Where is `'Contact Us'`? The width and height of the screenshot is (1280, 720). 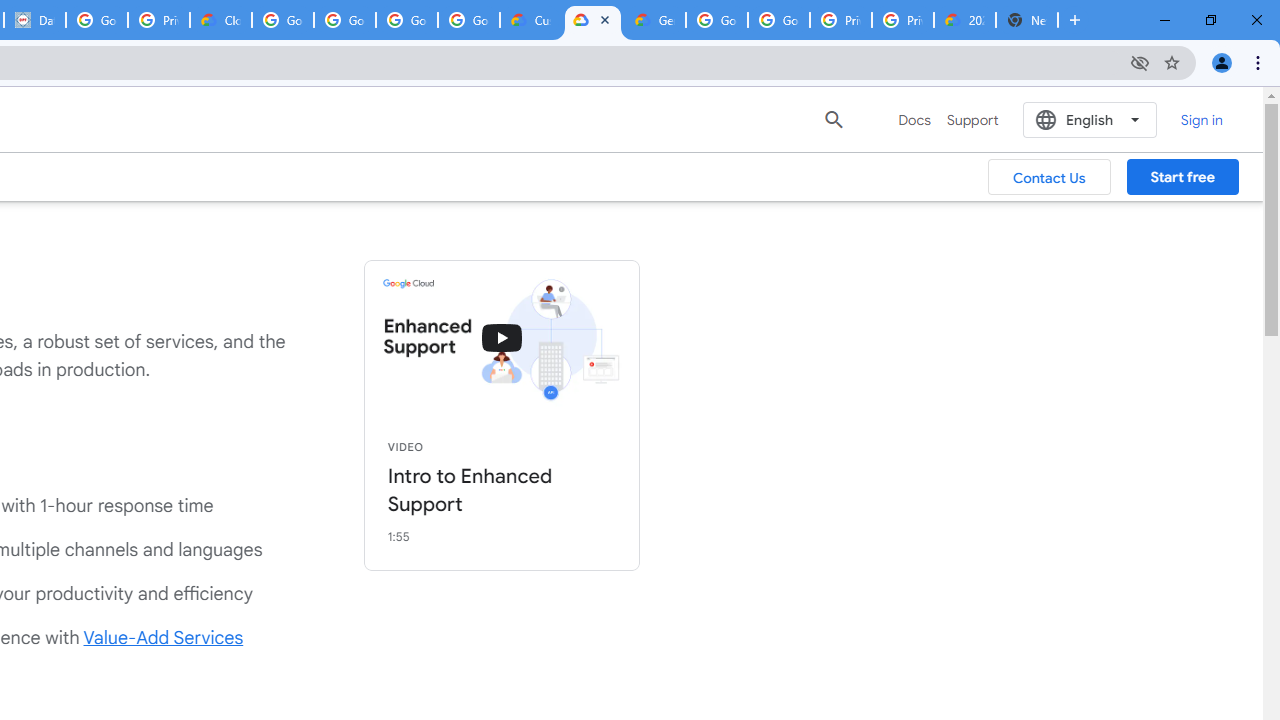 'Contact Us' is located at coordinates (1048, 176).